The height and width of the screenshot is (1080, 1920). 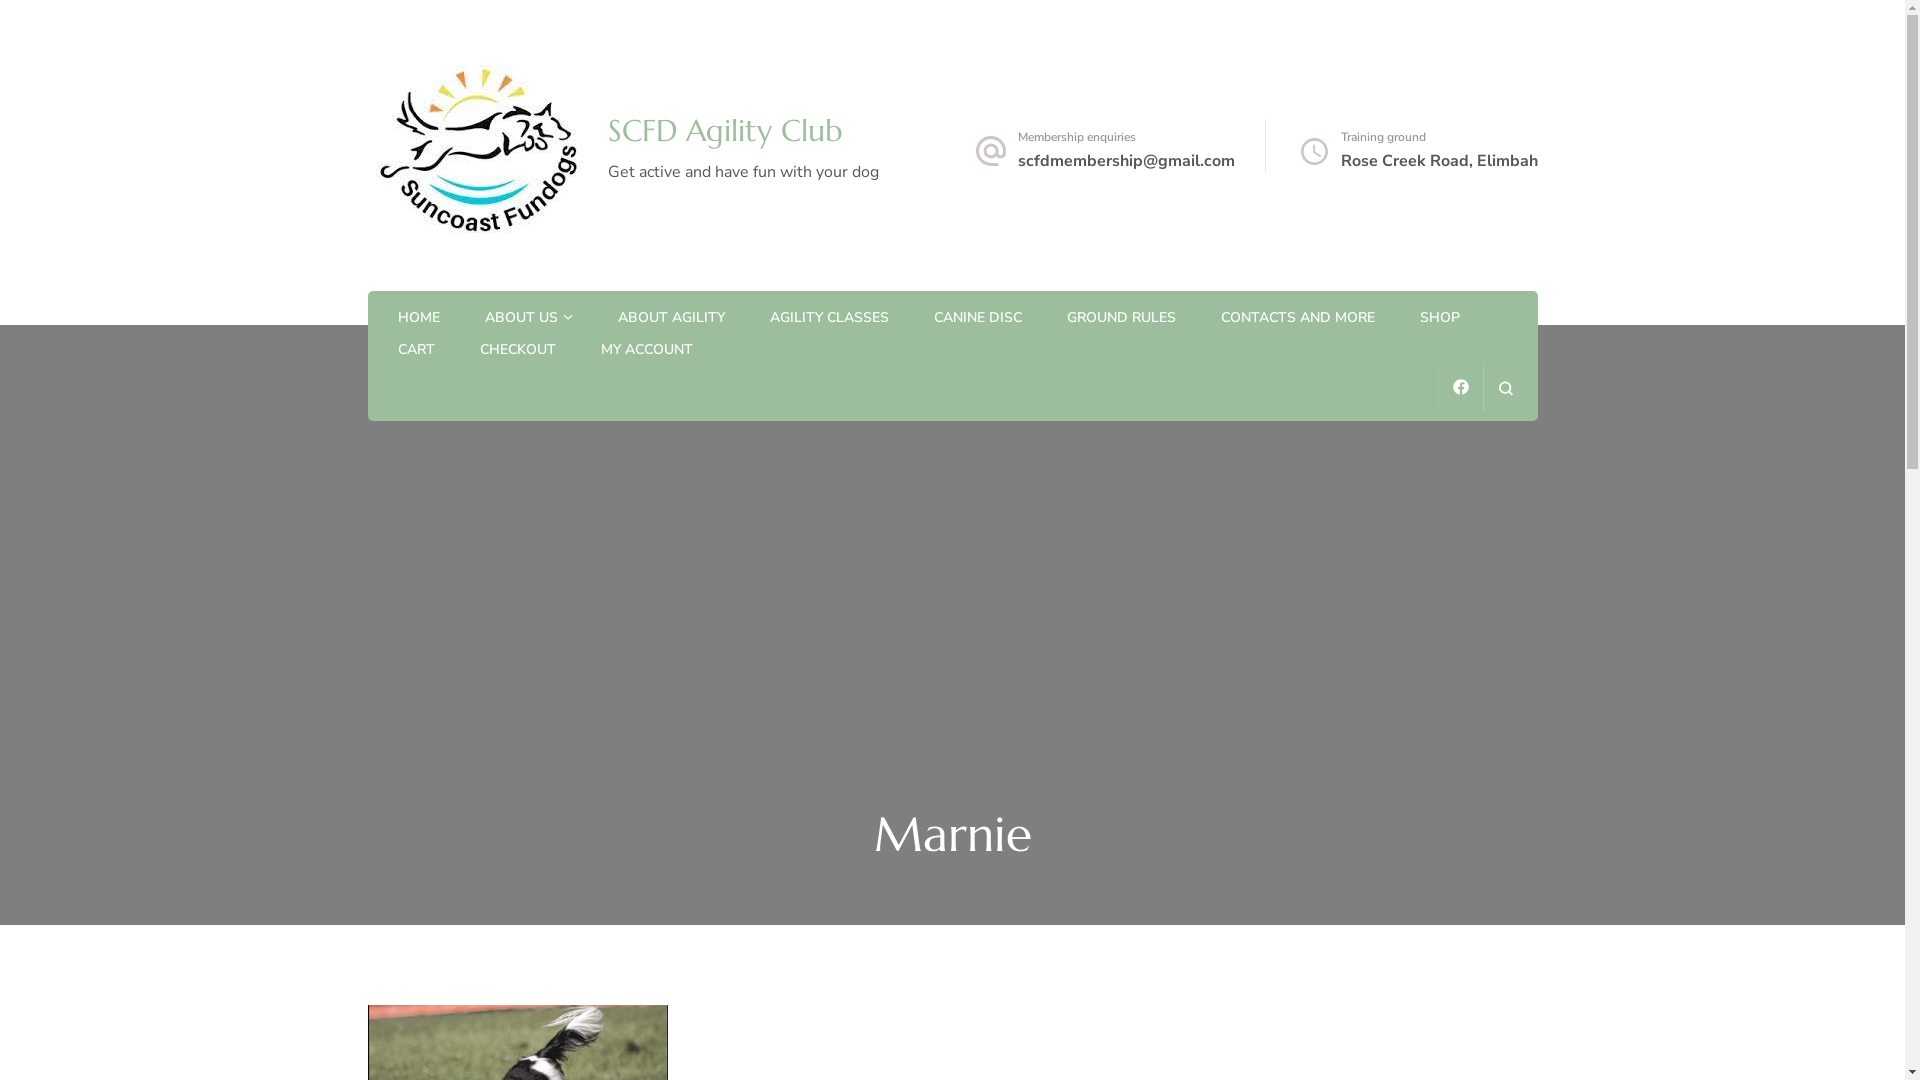 I want to click on 'ABOUT US', so click(x=520, y=318).